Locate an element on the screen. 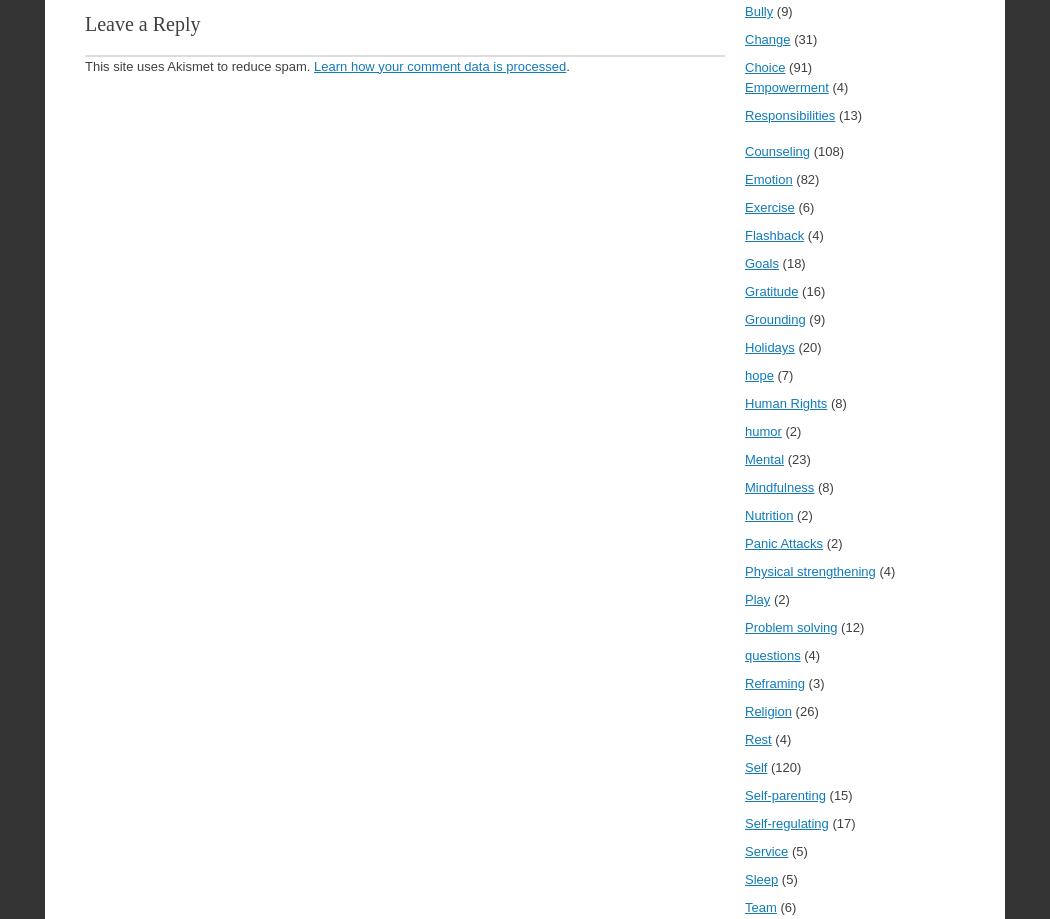  'Play' is located at coordinates (757, 599).